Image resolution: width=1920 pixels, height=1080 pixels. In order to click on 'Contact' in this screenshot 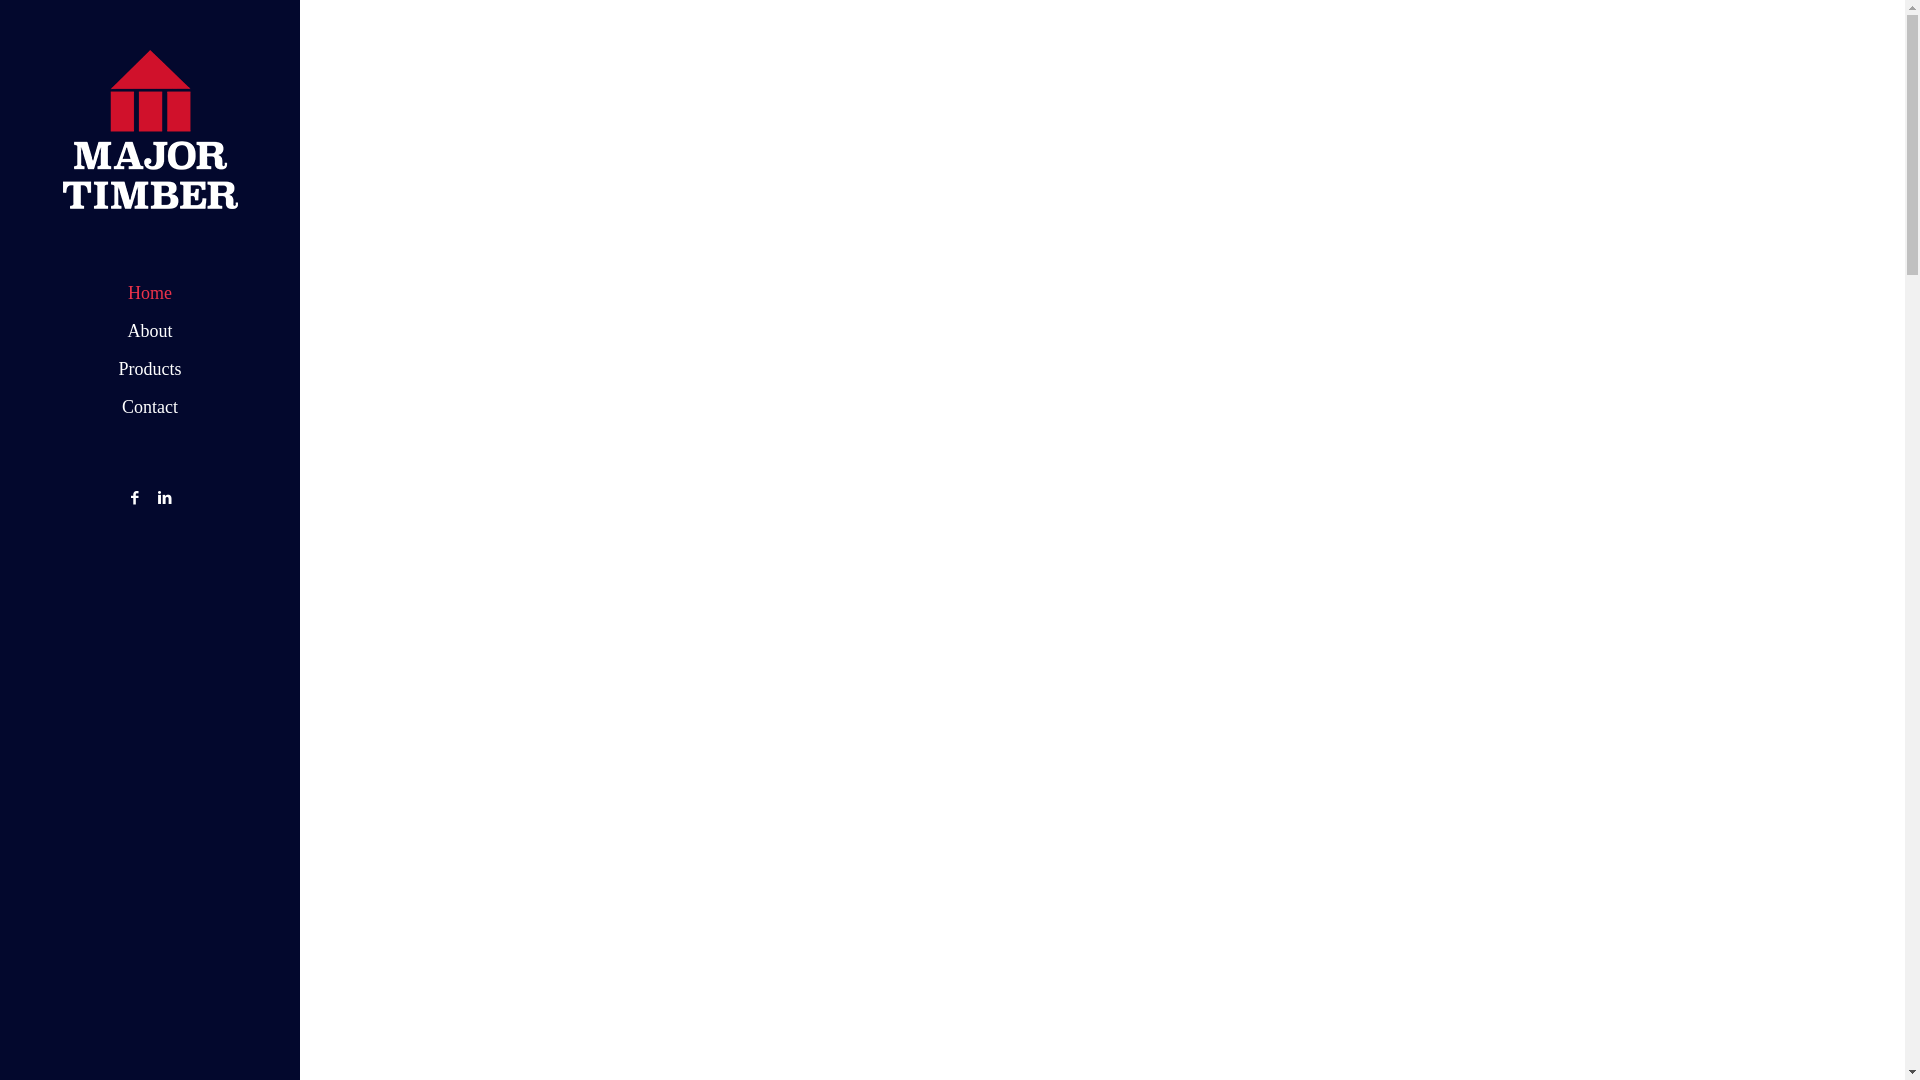, I will do `click(148, 406)`.